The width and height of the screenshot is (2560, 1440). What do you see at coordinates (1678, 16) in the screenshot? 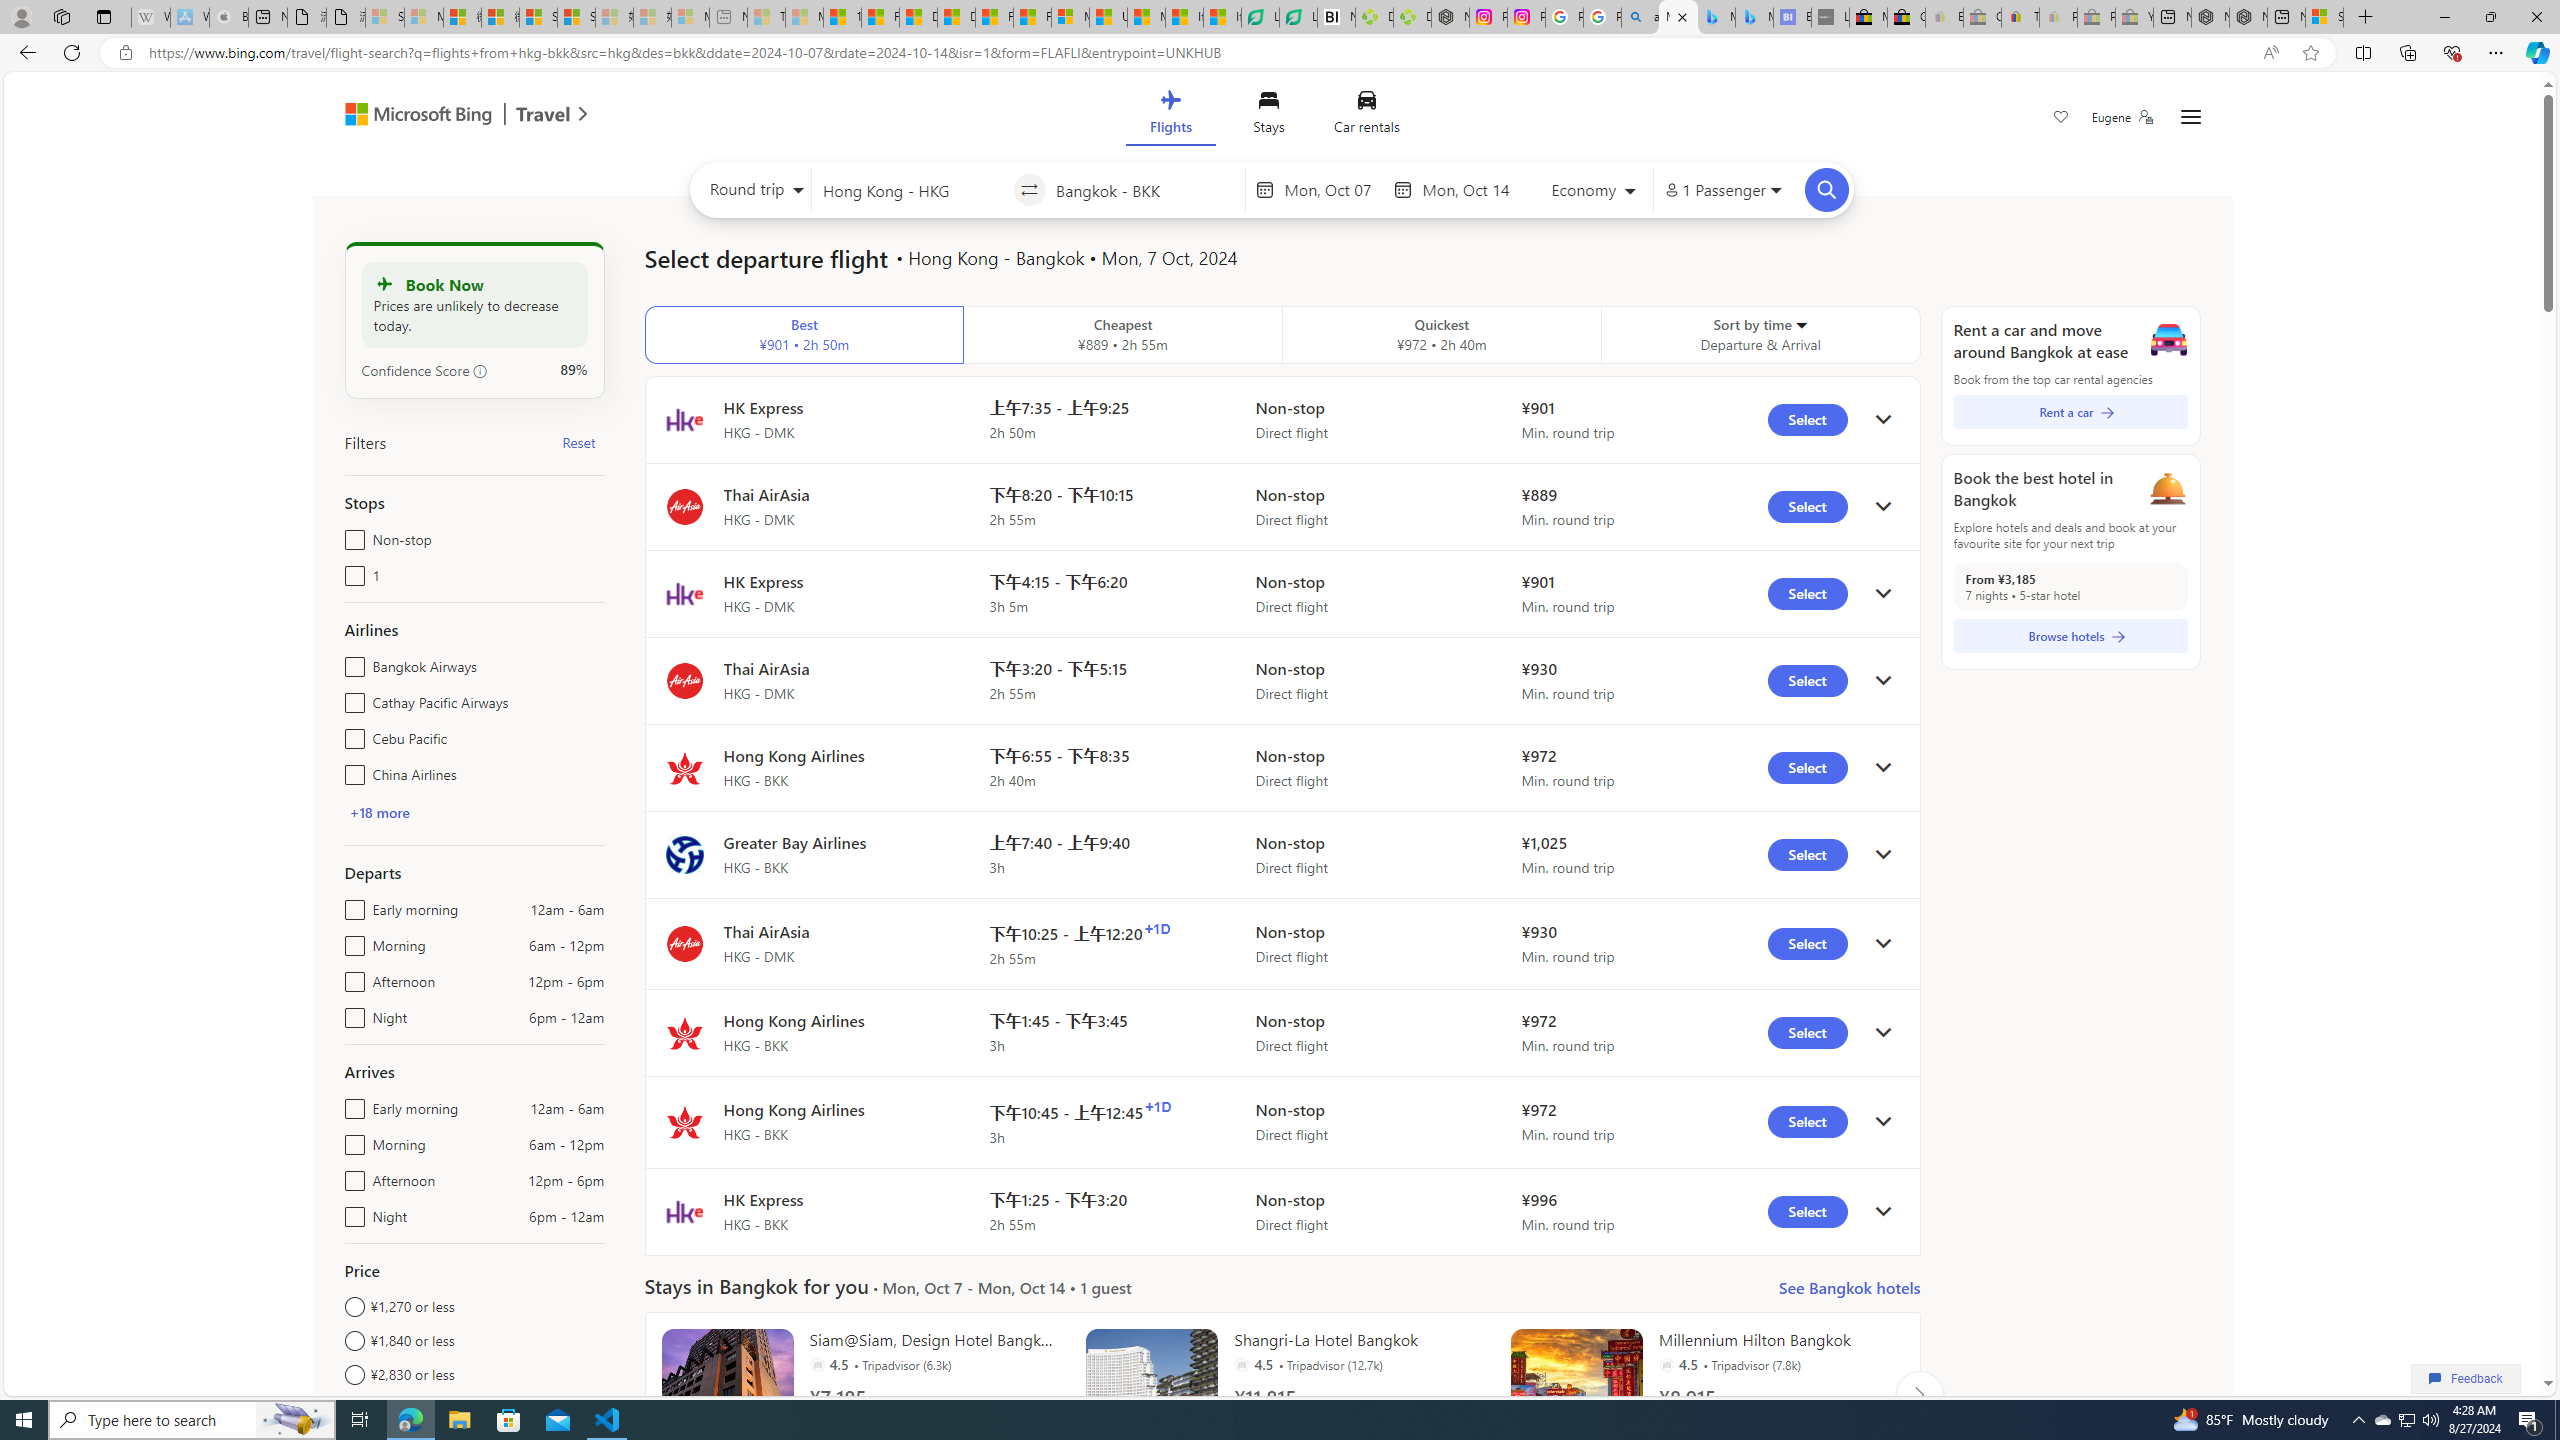
I see `'Microsoft Bing Travel - Flights from Hong Kong to Bangkok'` at bounding box center [1678, 16].